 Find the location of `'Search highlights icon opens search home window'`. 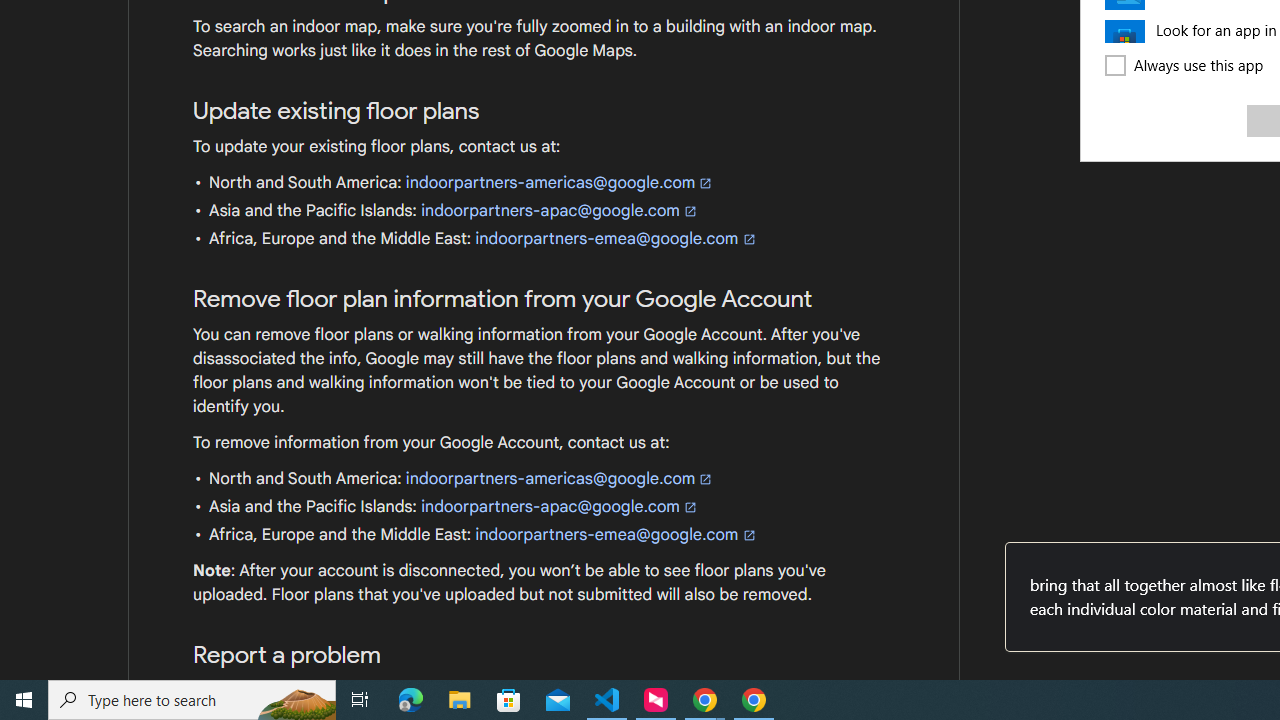

'Search highlights icon opens search home window' is located at coordinates (294, 698).